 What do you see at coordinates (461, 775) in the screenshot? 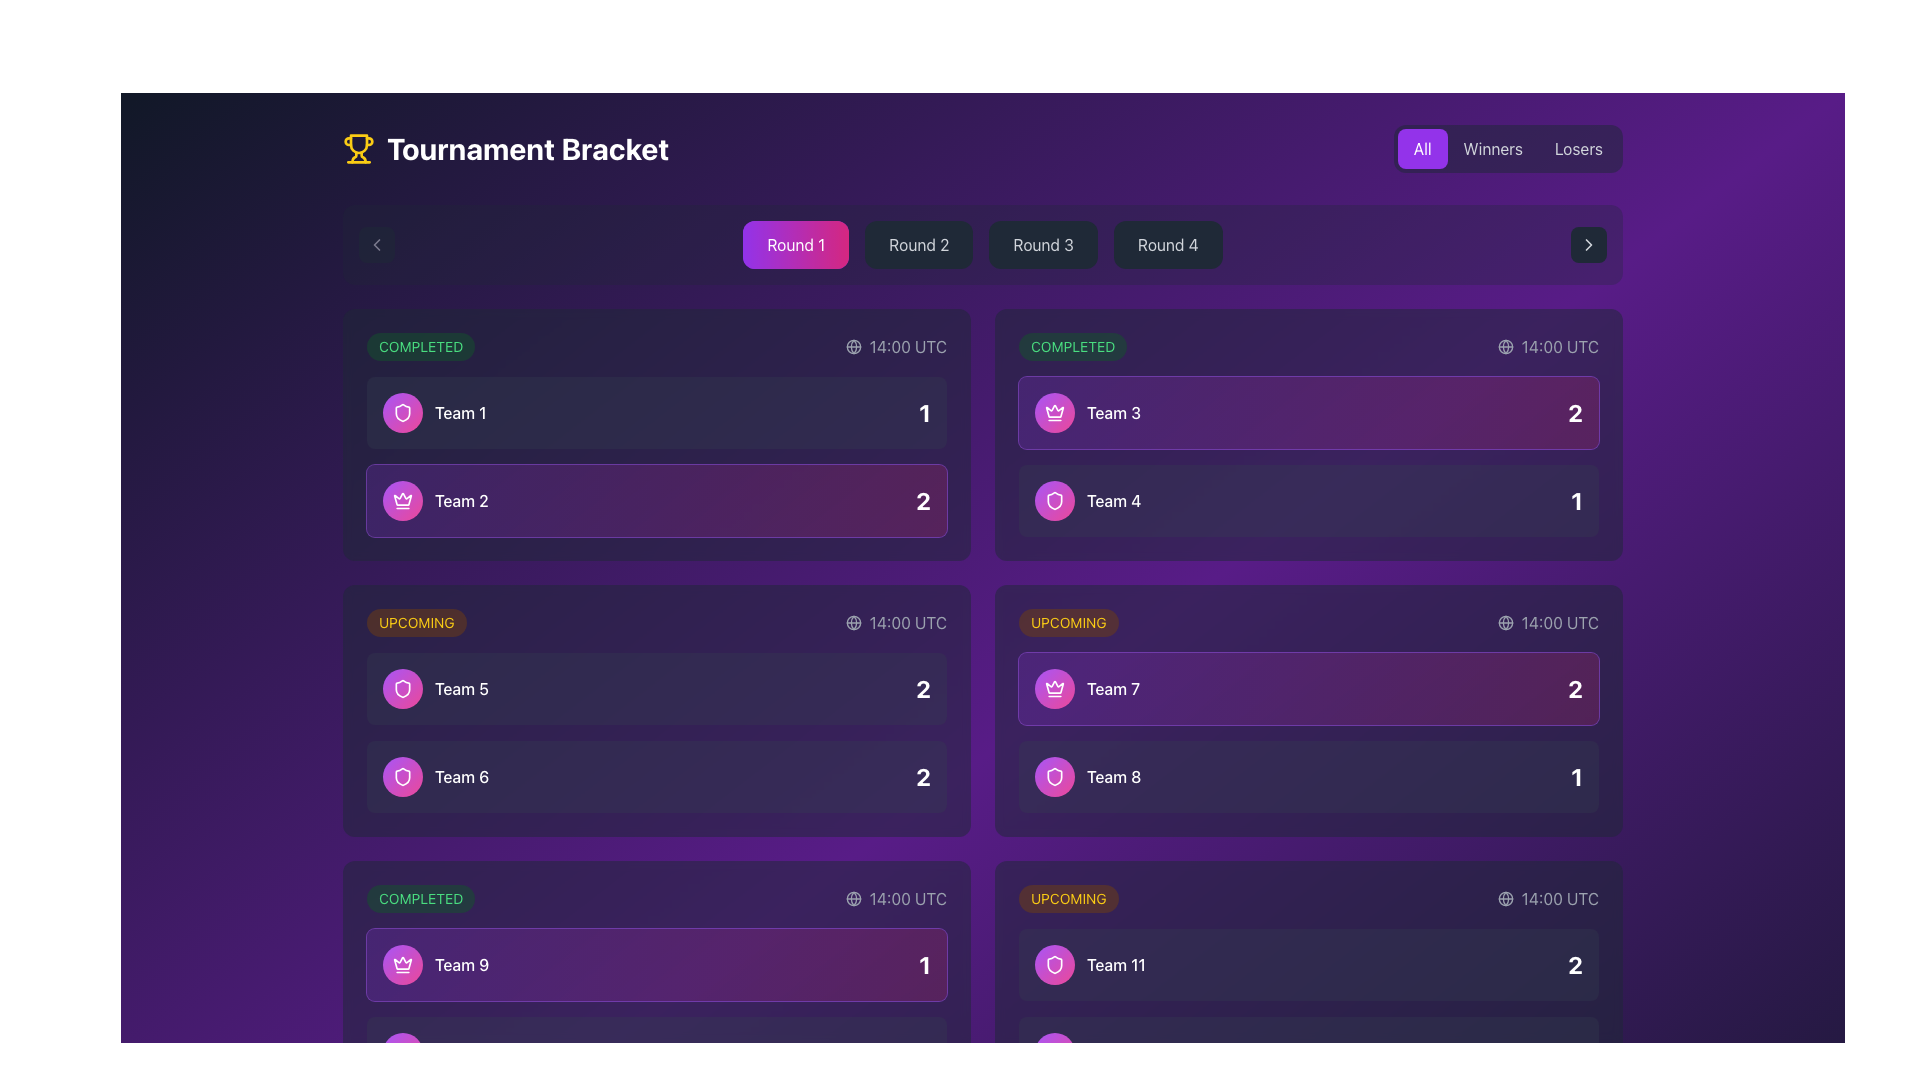
I see `the static text label displaying 'Team 6' in bold white font, located at the far right of its horizontally aligned group next to a circular icon and an SVG shield icon within the 'UPCOMING' section` at bounding box center [461, 775].